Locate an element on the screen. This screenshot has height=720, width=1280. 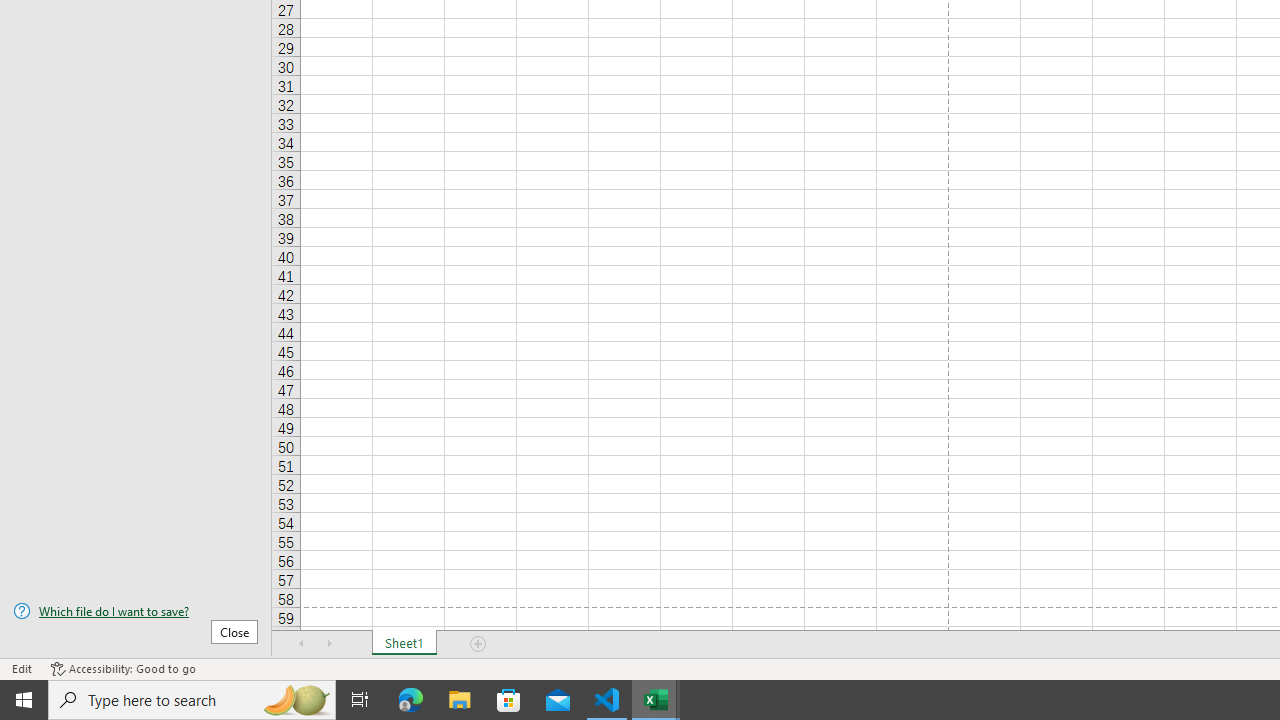
'Scroll Right' is located at coordinates (330, 644).